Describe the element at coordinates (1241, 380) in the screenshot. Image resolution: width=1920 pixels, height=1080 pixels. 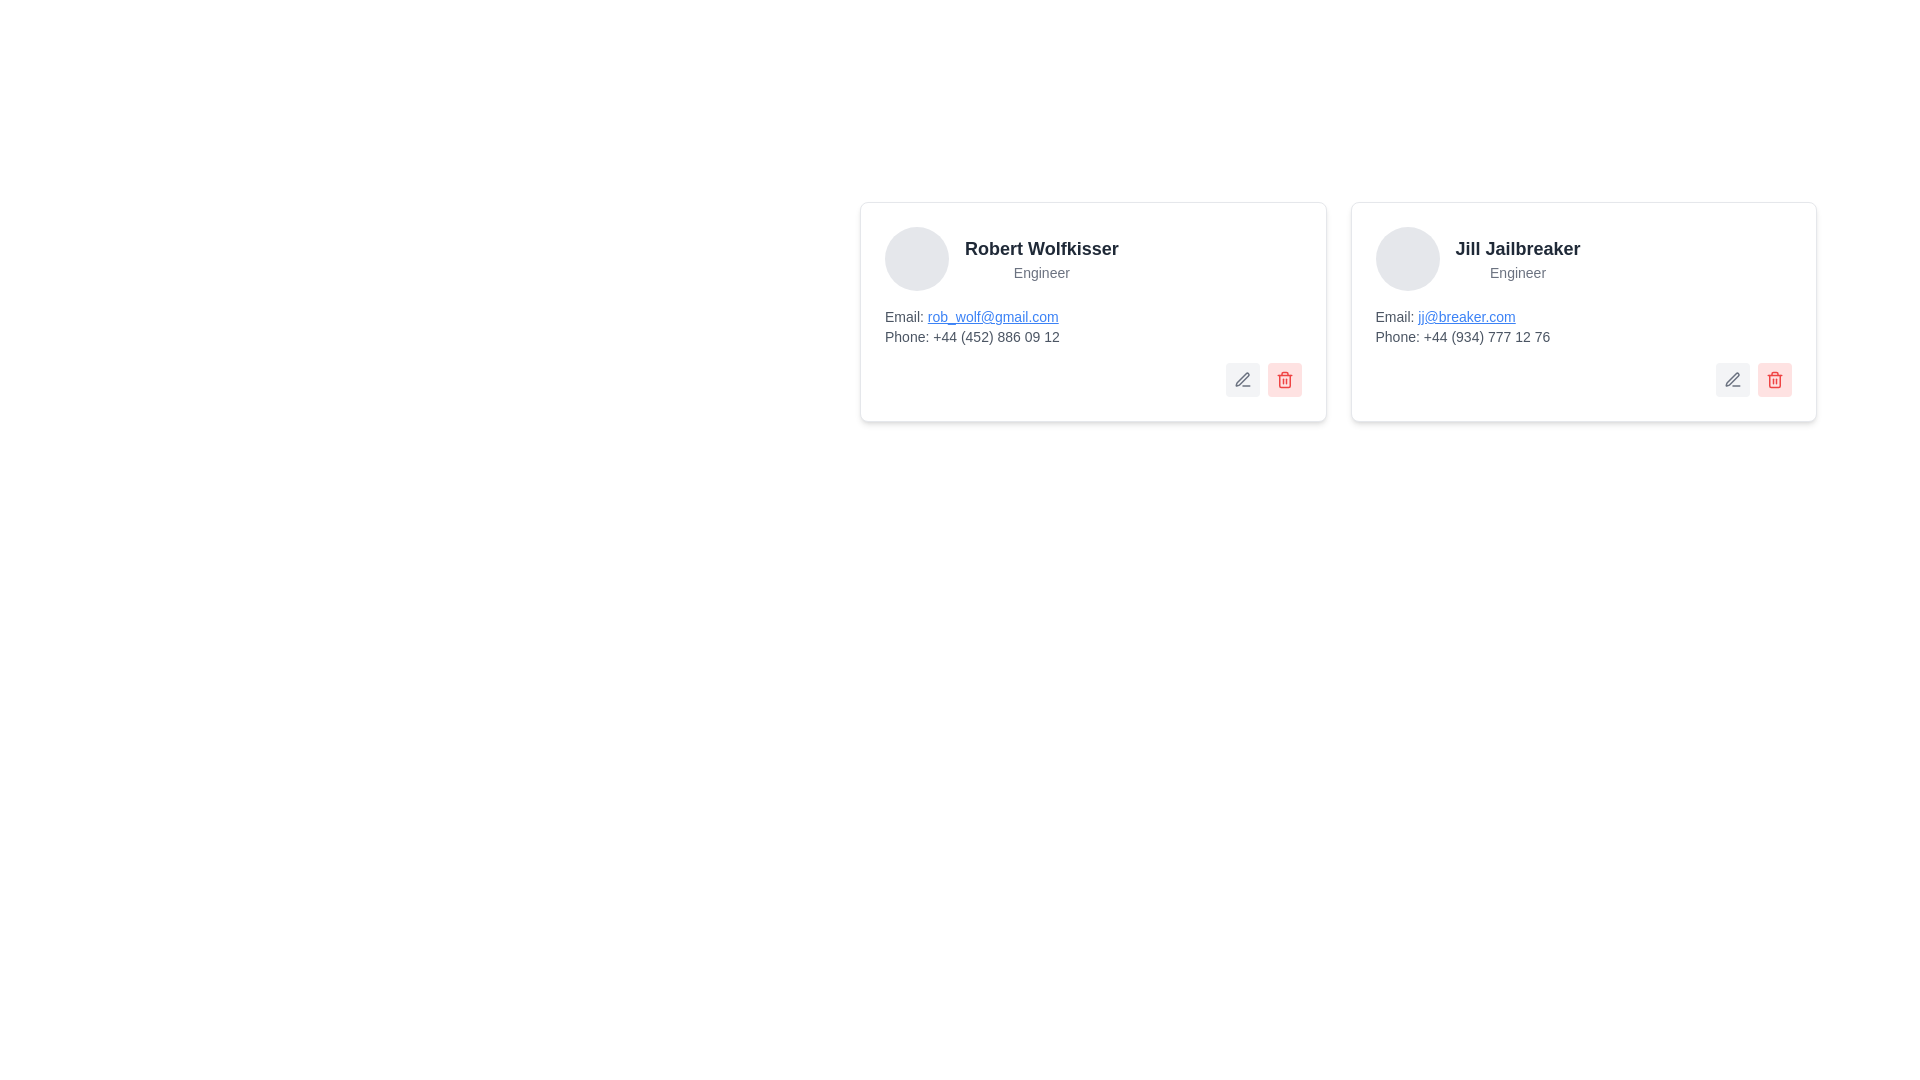
I see `the edit icon (pen) located in the first card from the right at the bottom-right corner` at that location.